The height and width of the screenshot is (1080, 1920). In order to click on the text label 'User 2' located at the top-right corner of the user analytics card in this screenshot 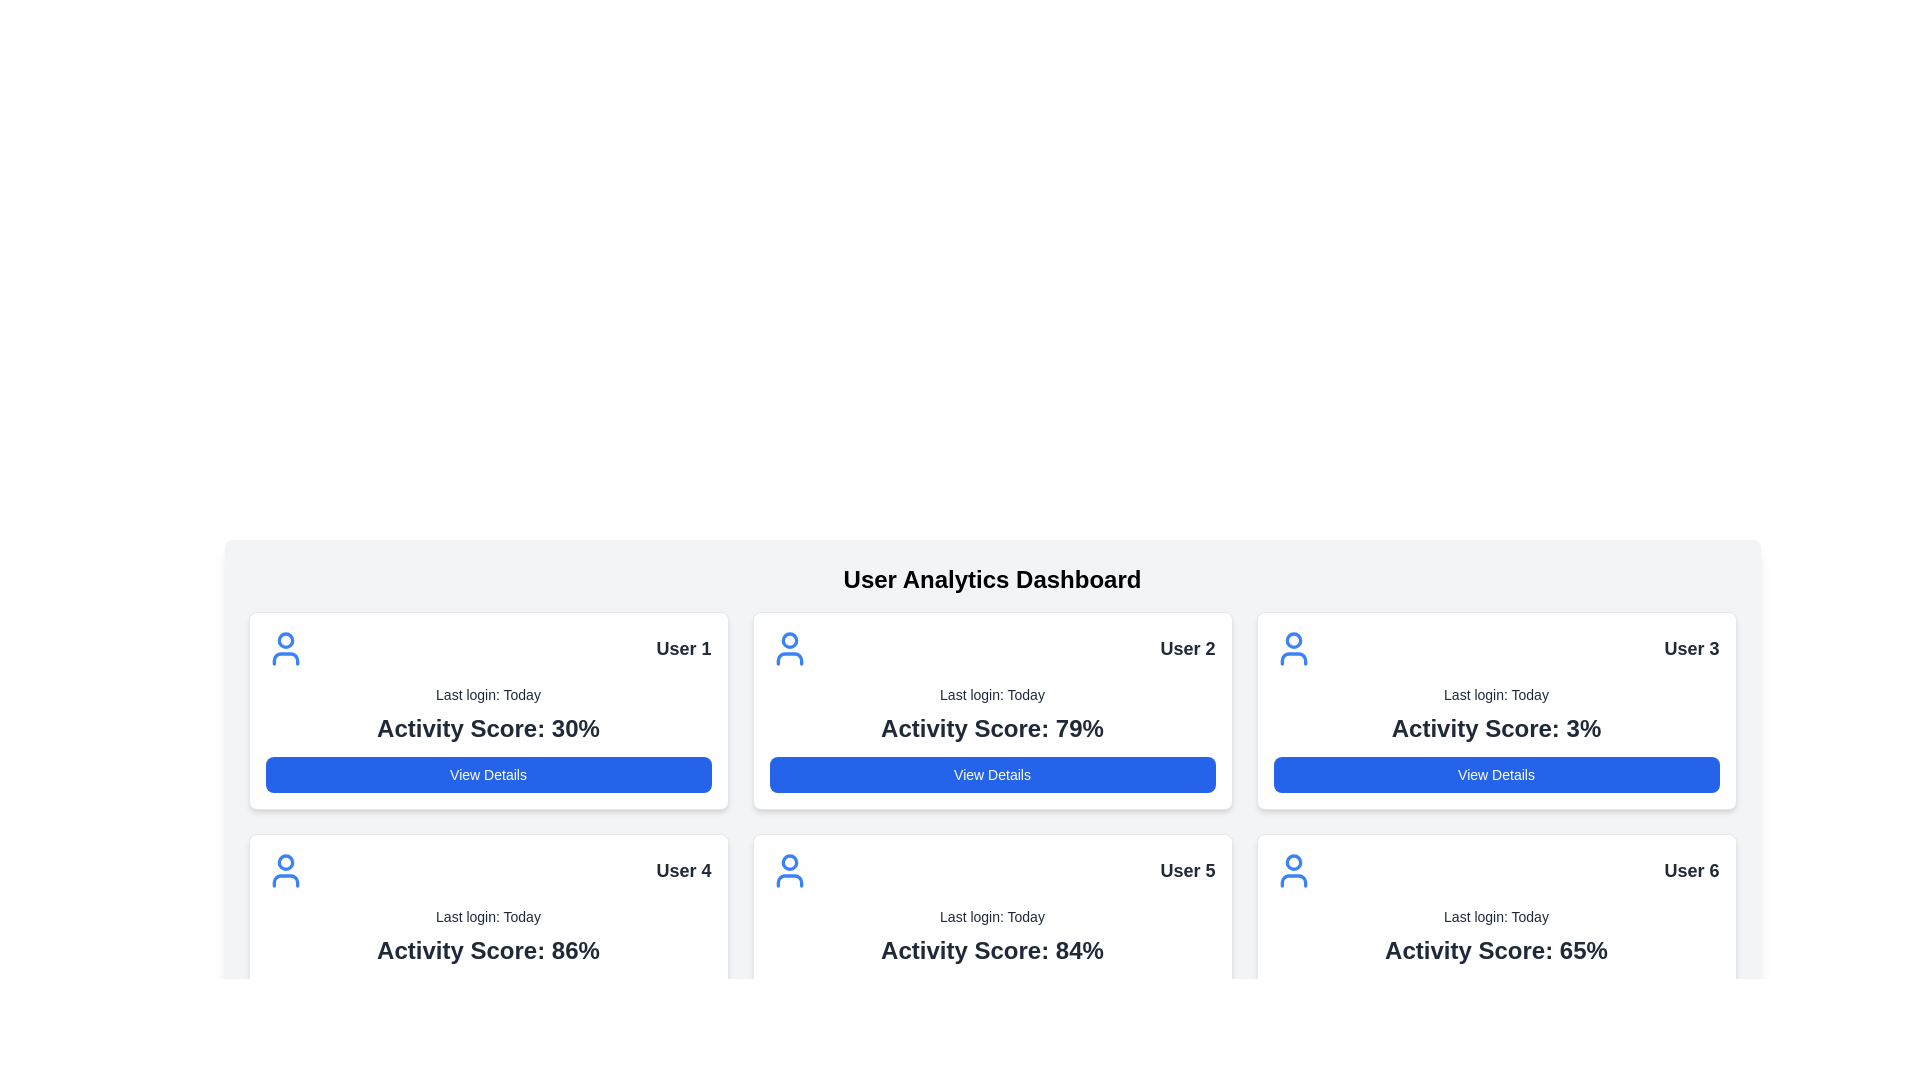, I will do `click(1187, 648)`.